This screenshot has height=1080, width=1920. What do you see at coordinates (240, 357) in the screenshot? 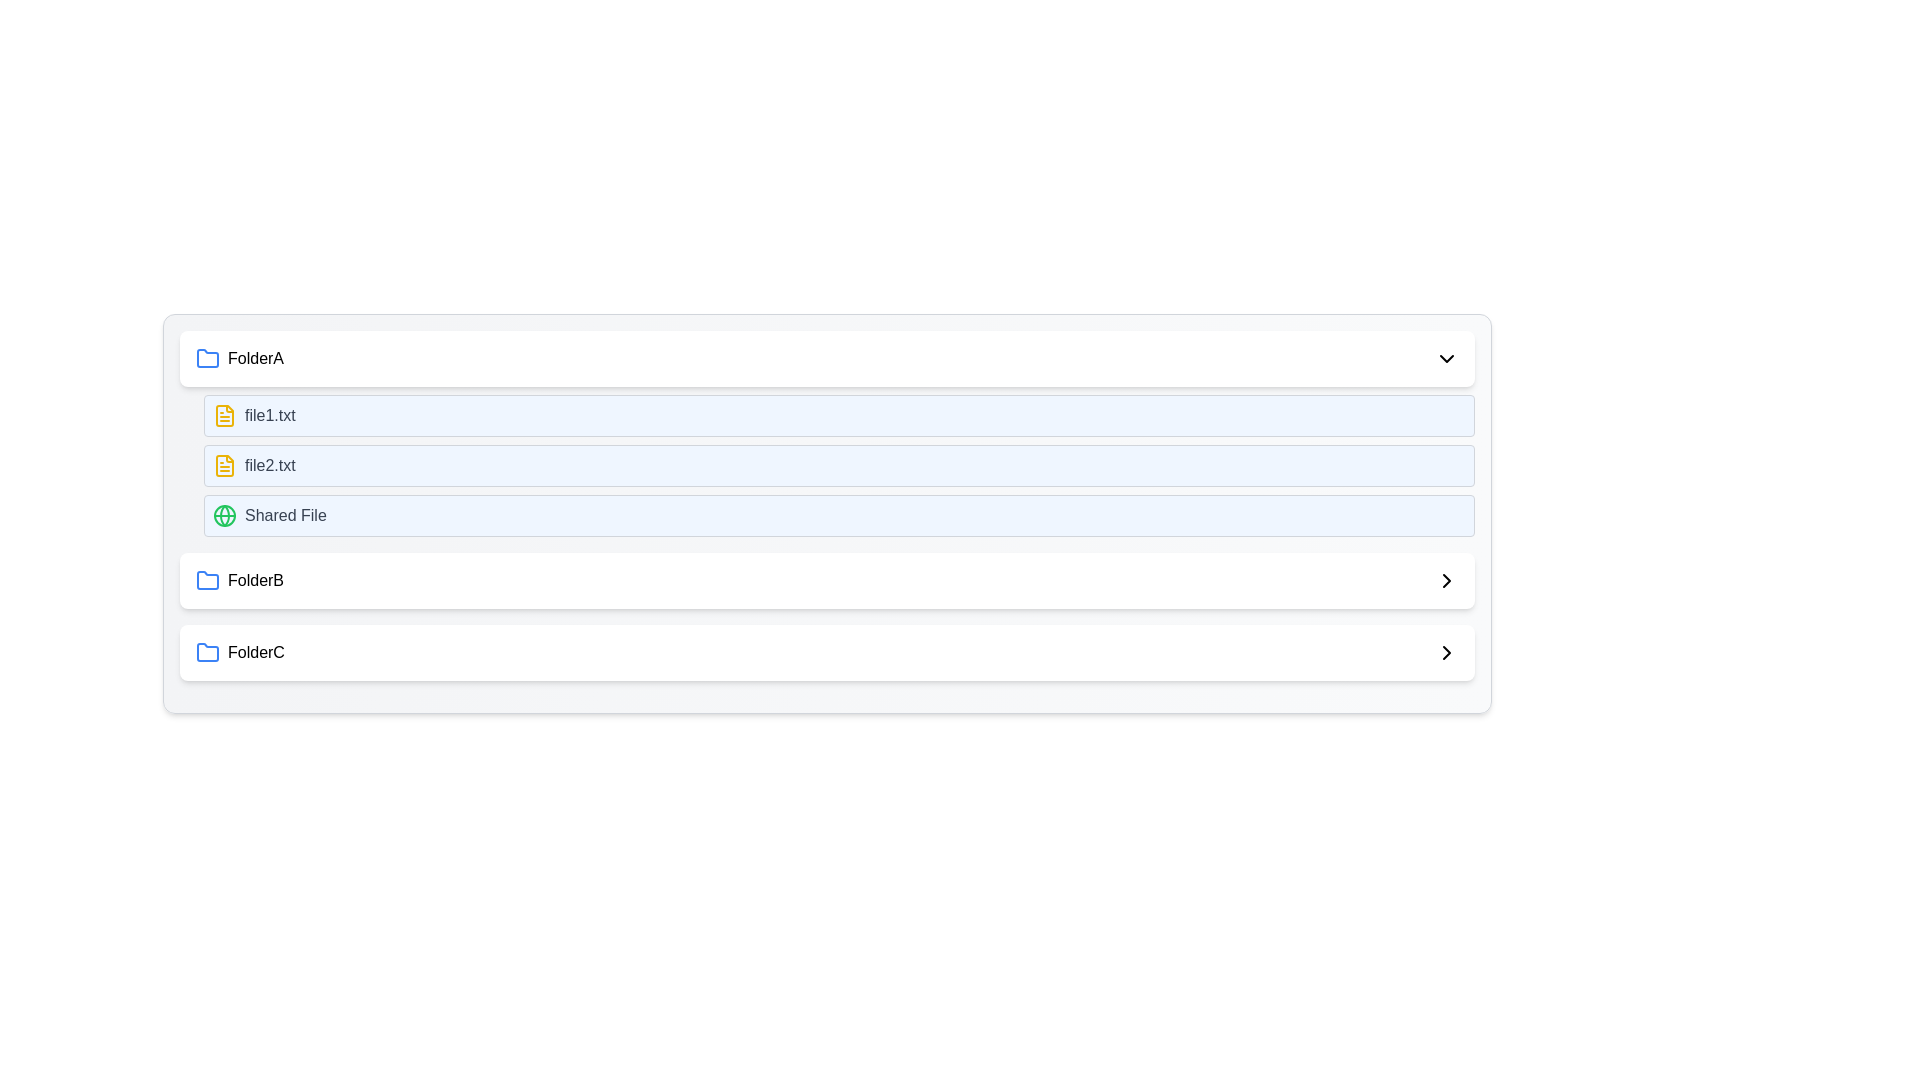
I see `the label 'FolderA' which is visually represented next to a blue folder icon, located at the topmost entry of a vertical list` at bounding box center [240, 357].